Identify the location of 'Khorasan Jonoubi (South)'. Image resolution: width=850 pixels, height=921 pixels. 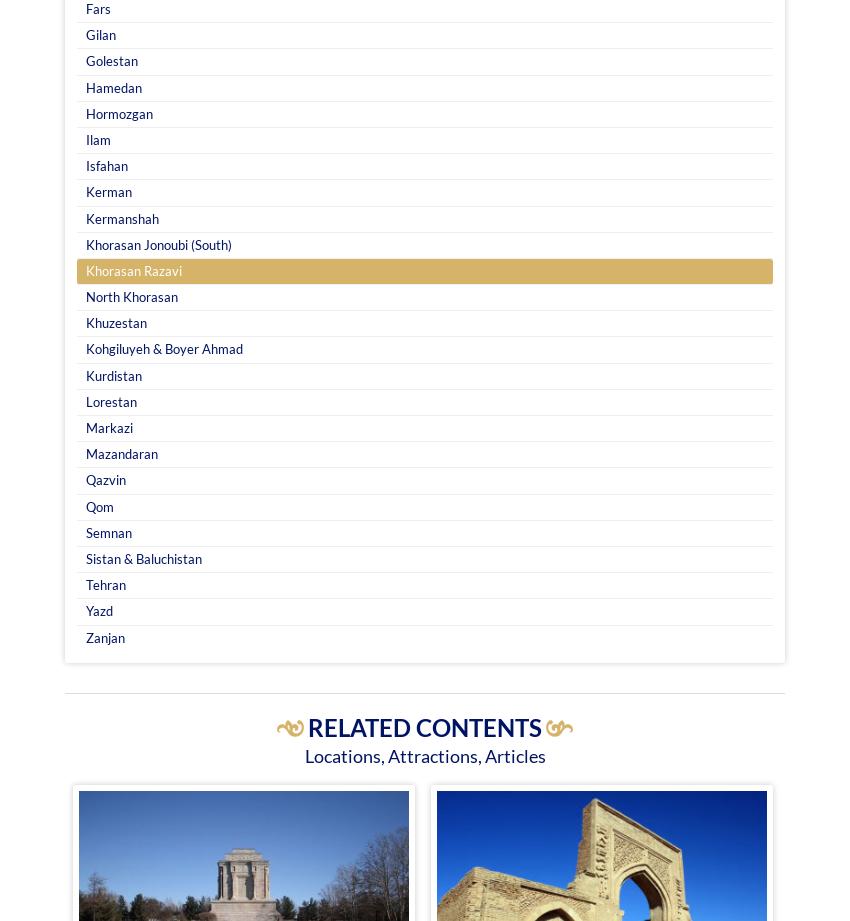
(85, 242).